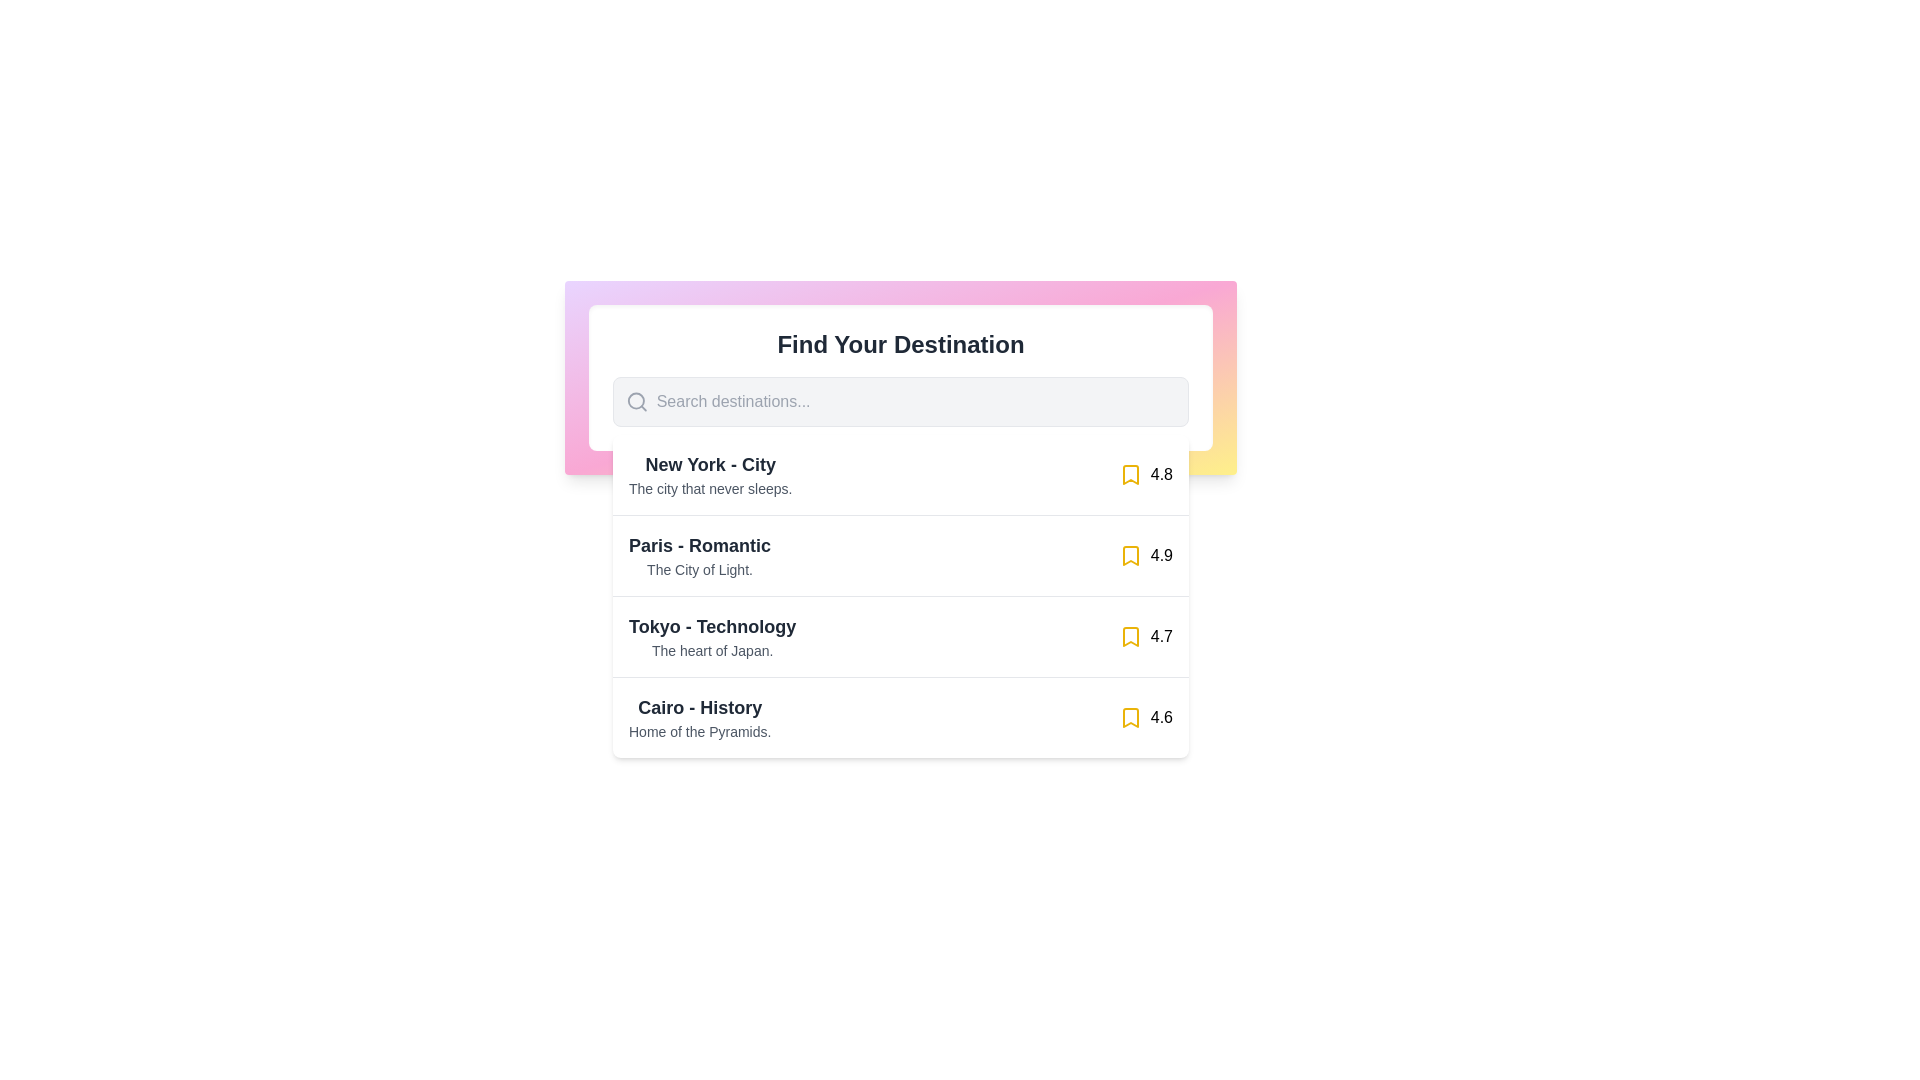 The image size is (1920, 1080). What do you see at coordinates (712, 636) in the screenshot?
I see `the surrounding areas of the text block displaying 'Tokyo - Technology' and its subtitle 'The heart of Japan.' if it is interactive` at bounding box center [712, 636].